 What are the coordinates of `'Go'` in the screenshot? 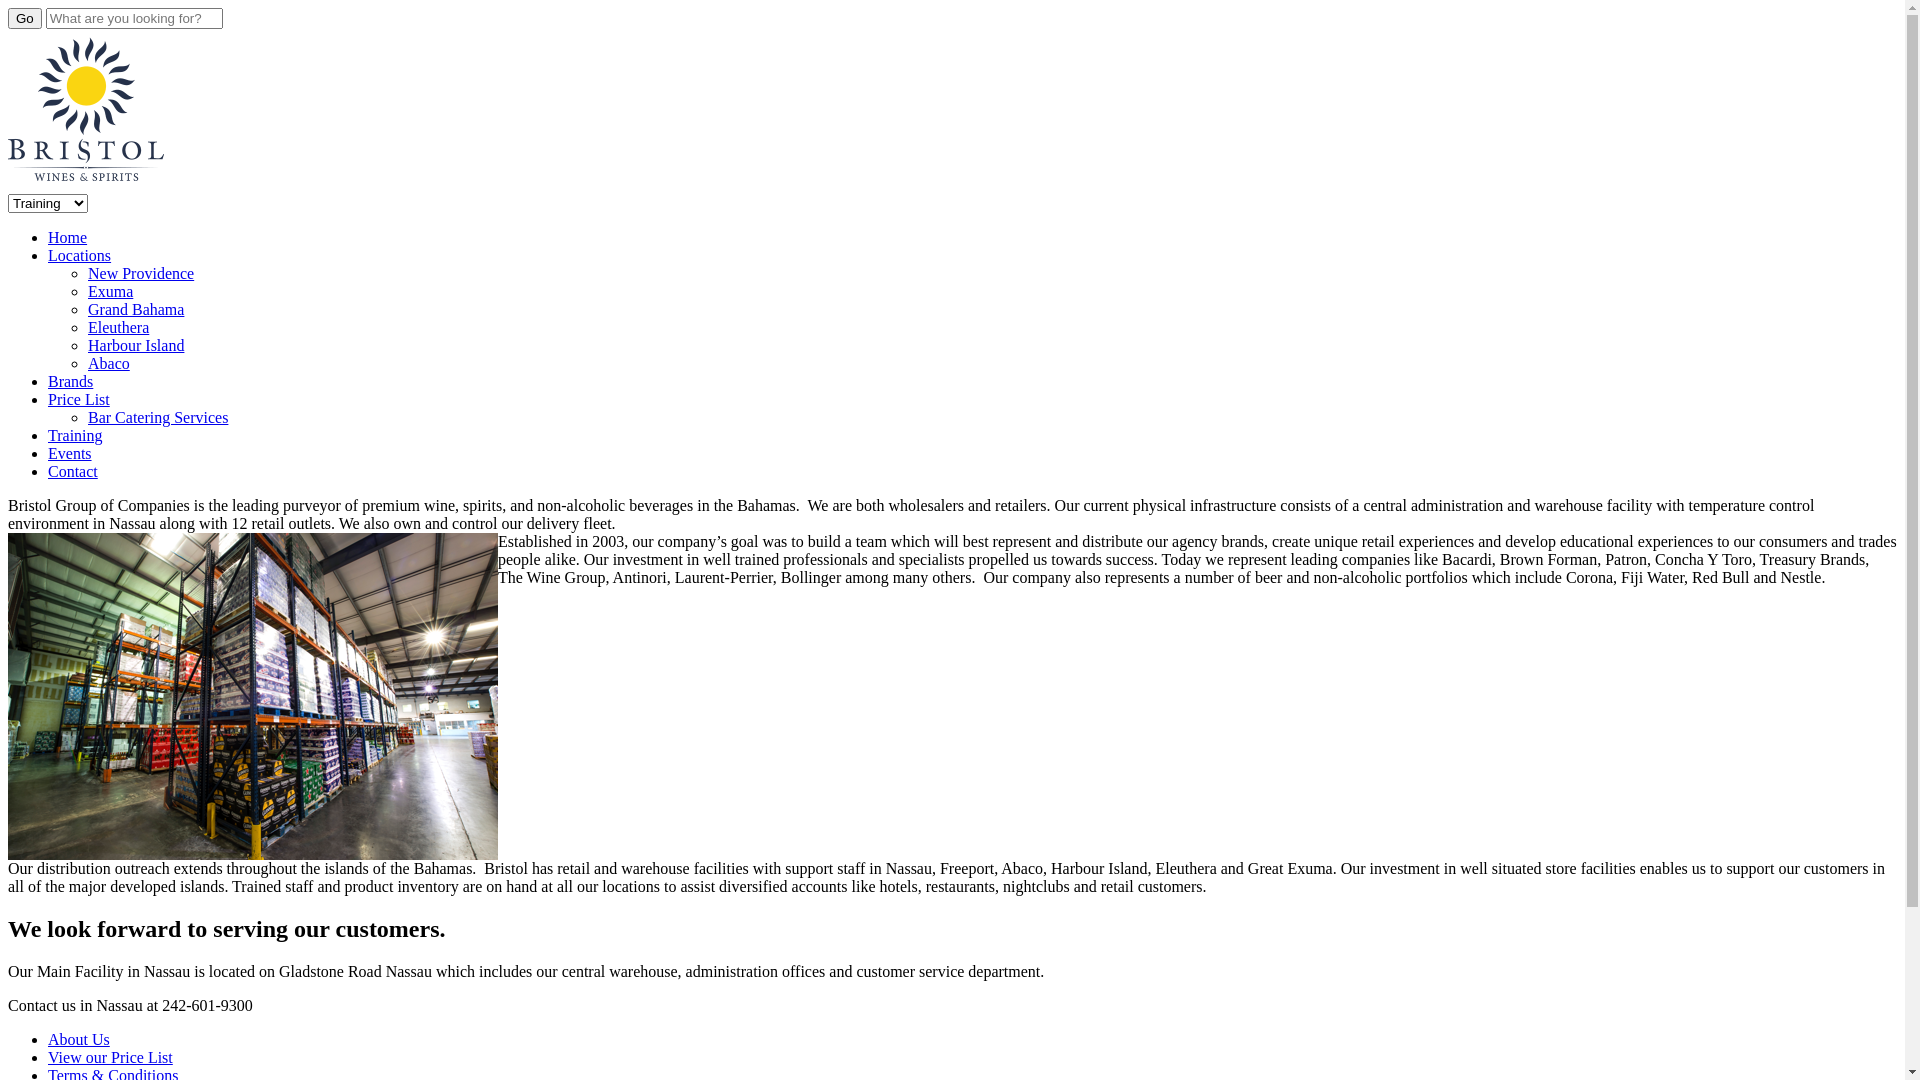 It's located at (24, 18).